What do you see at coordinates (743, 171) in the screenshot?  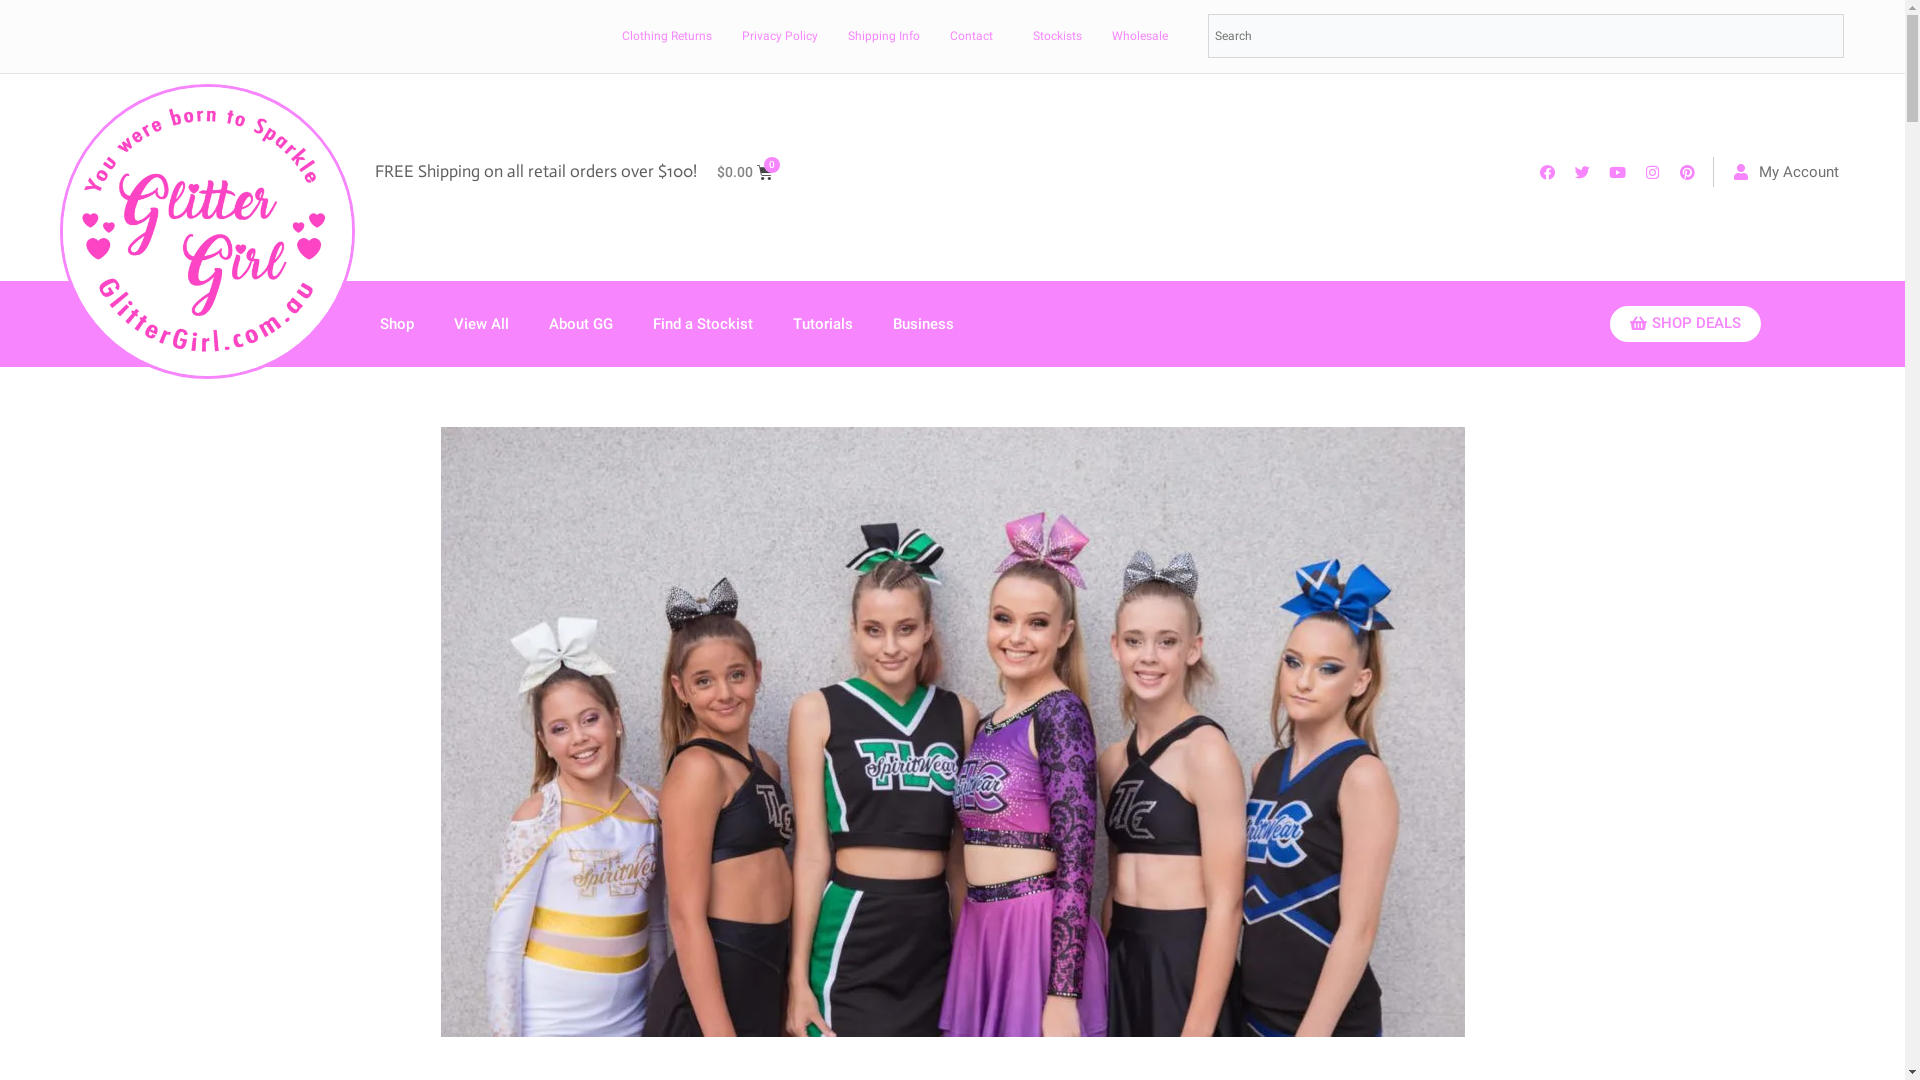 I see `'$0.00` at bounding box center [743, 171].